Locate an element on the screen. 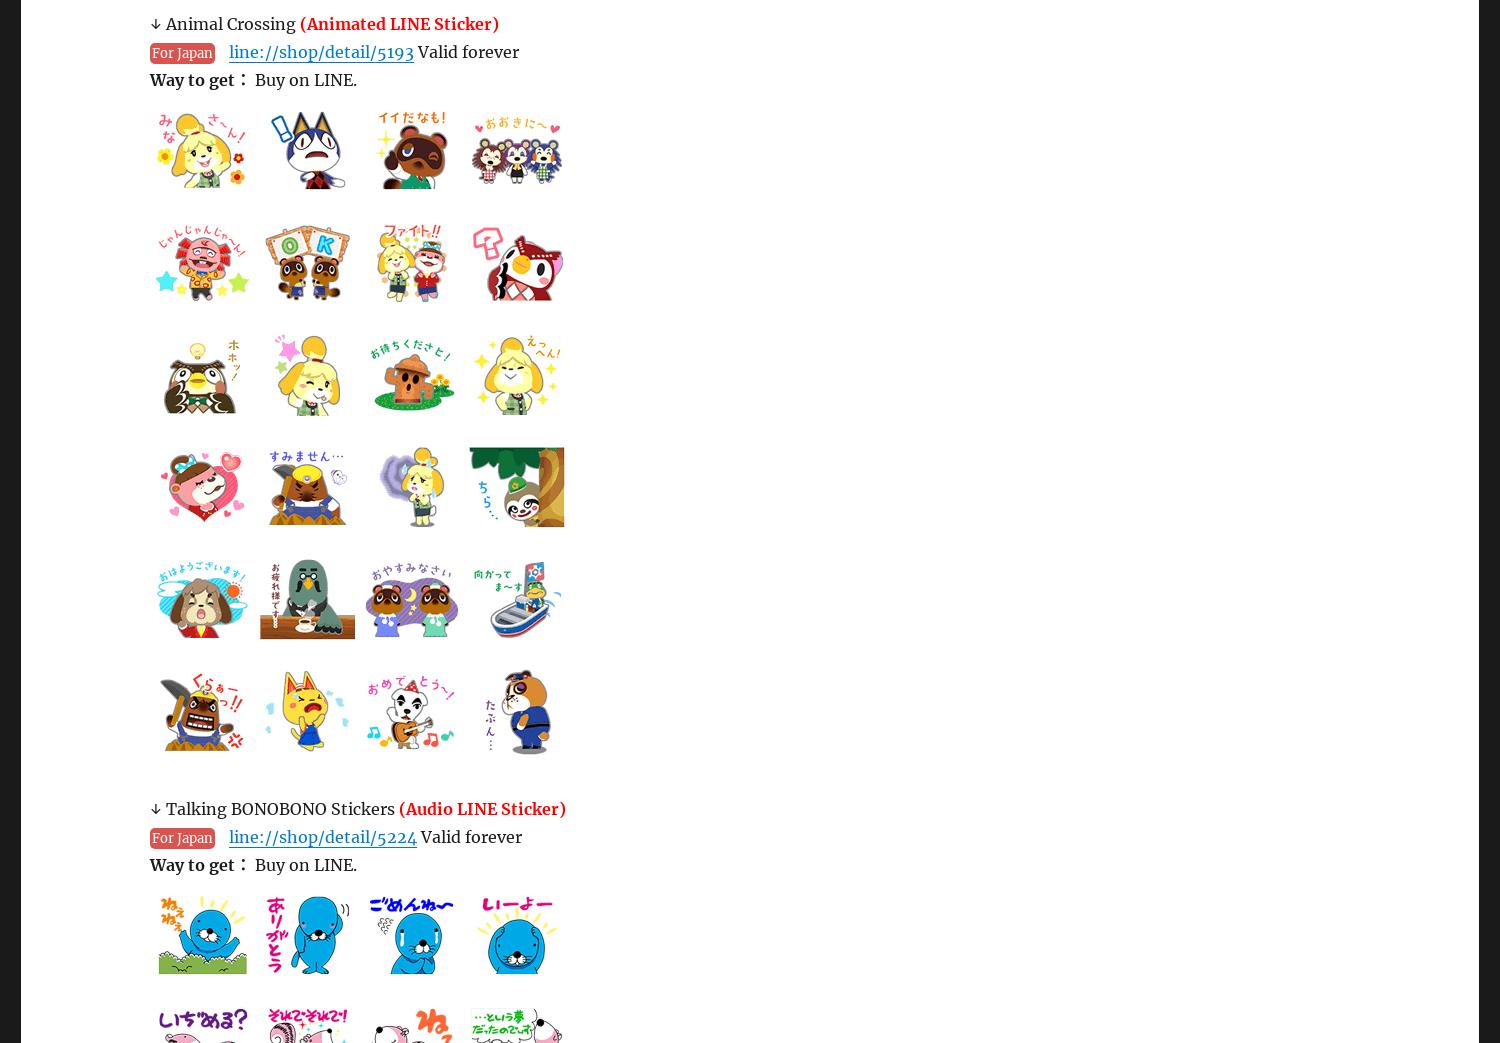 This screenshot has height=1043, width=1500. '↓ Talking BONOBONO Stickers' is located at coordinates (274, 807).